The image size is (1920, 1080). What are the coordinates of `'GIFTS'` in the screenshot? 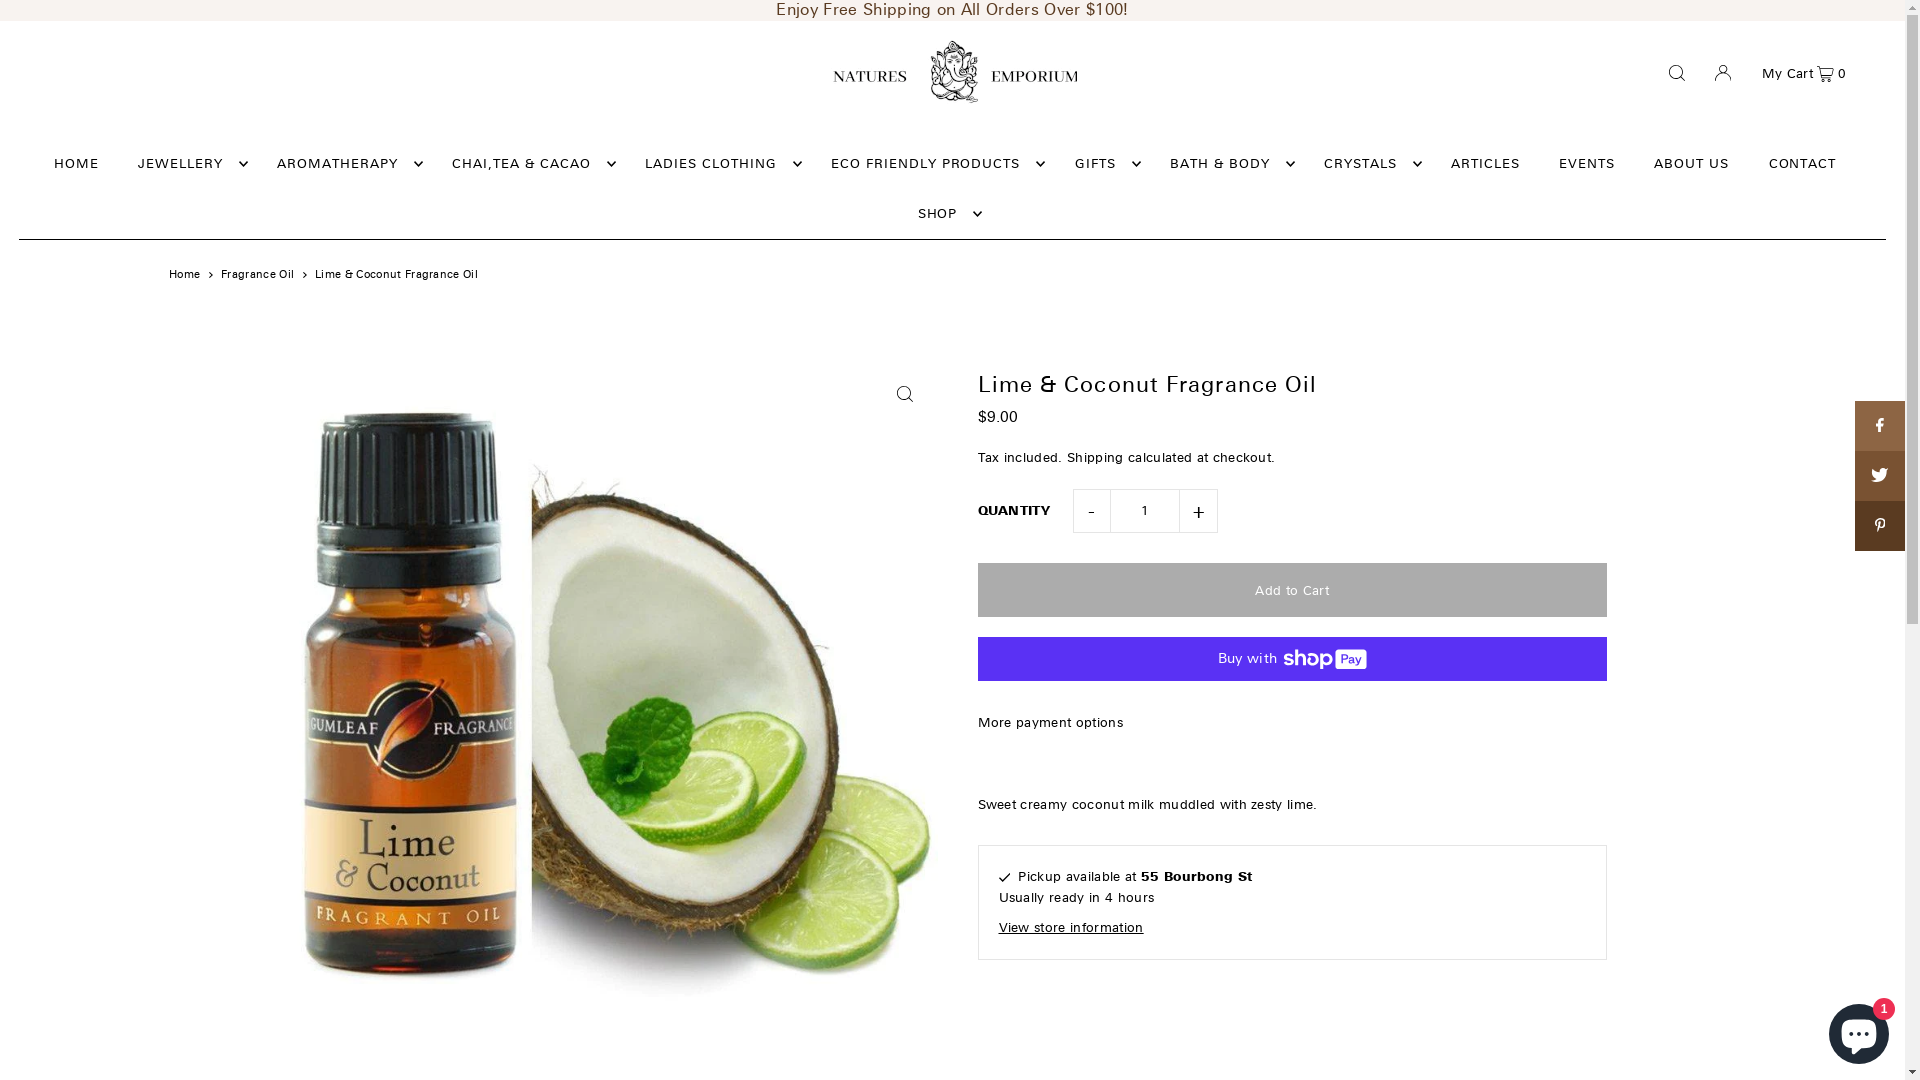 It's located at (1102, 163).